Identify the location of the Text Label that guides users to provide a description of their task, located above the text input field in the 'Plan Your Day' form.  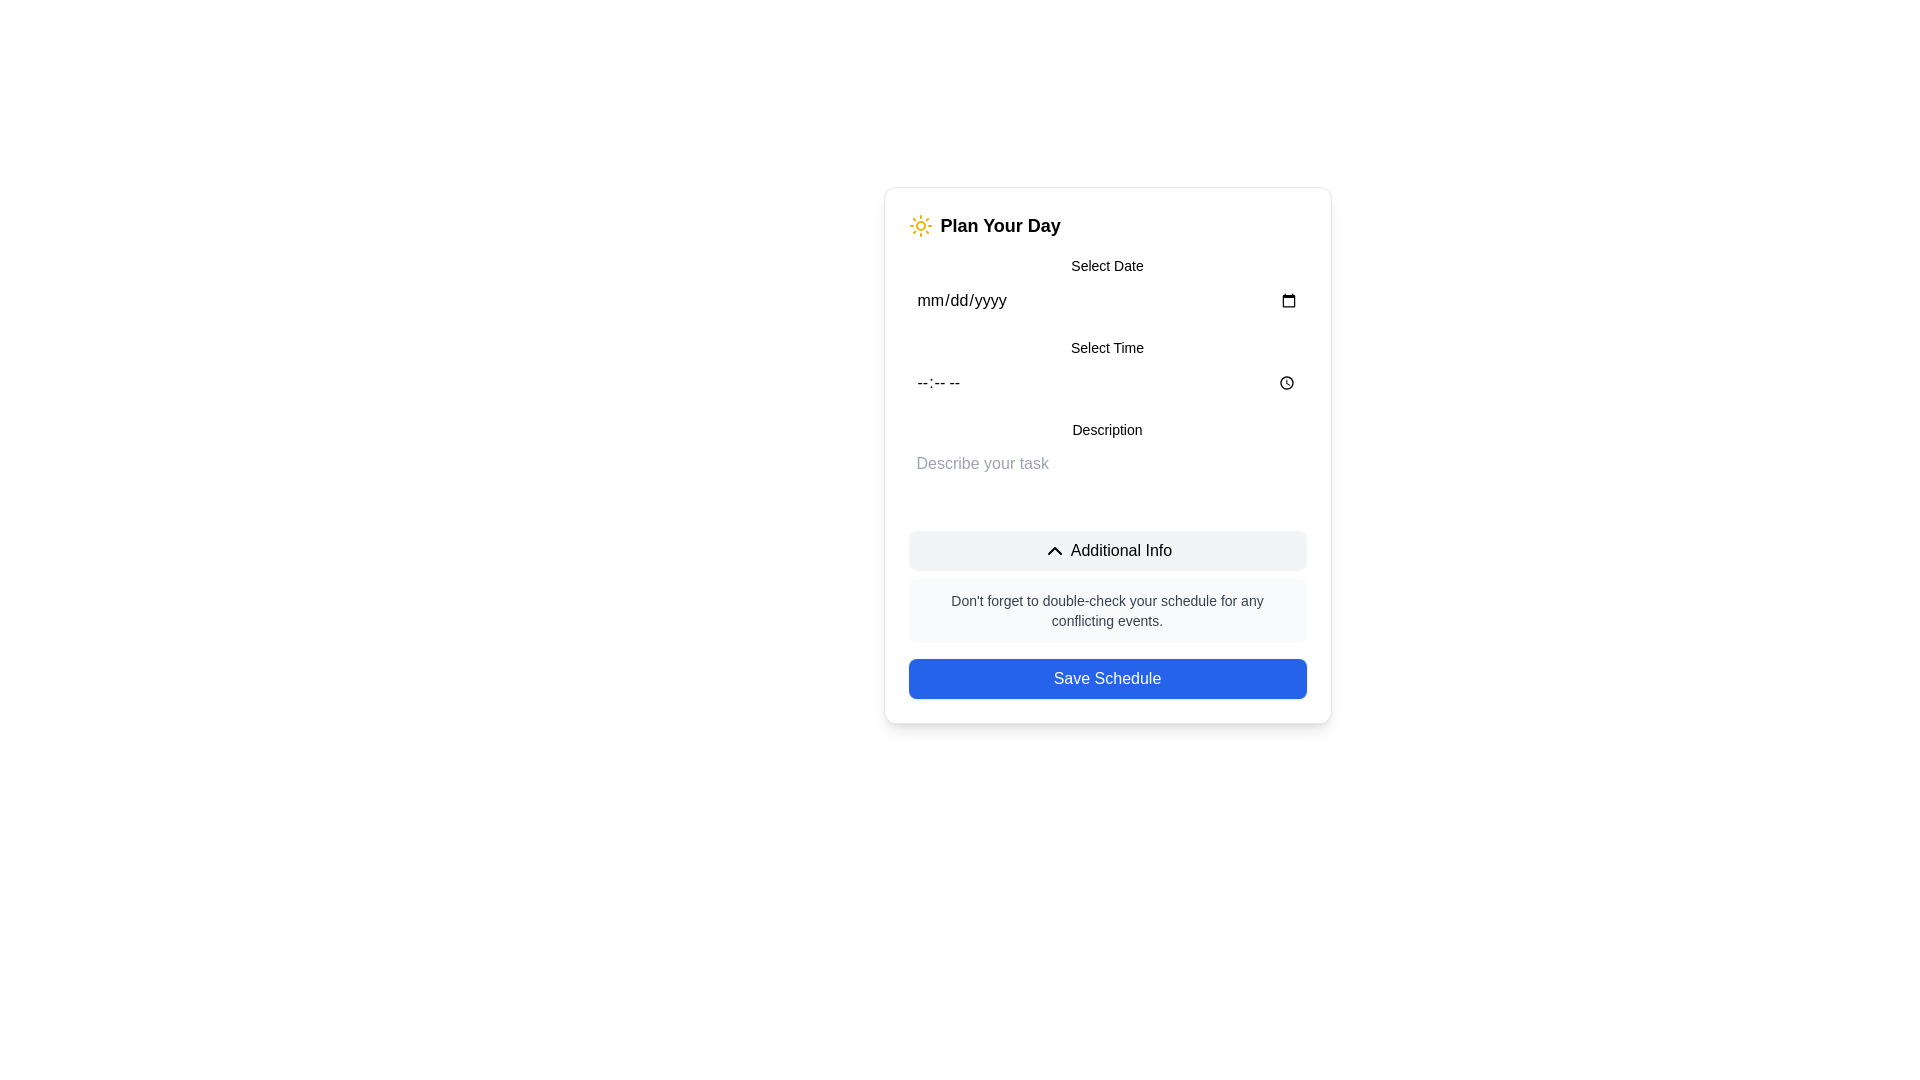
(1106, 428).